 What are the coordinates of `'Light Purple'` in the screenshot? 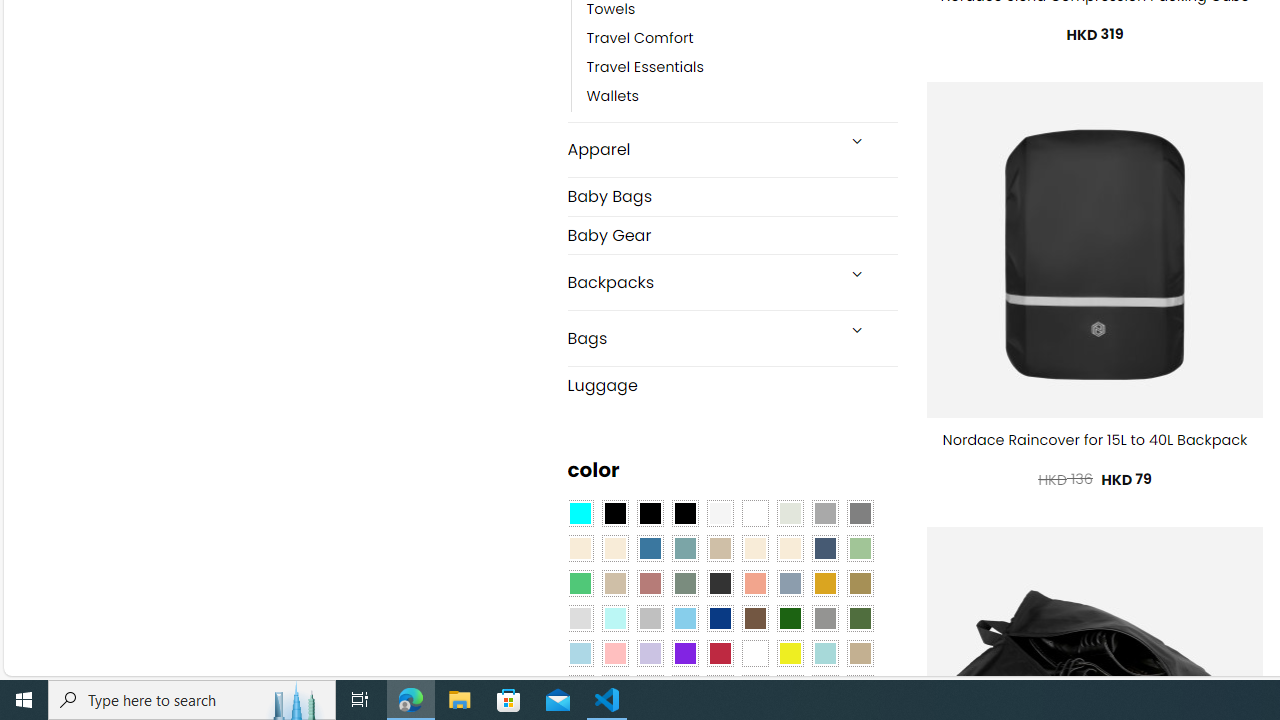 It's located at (650, 653).